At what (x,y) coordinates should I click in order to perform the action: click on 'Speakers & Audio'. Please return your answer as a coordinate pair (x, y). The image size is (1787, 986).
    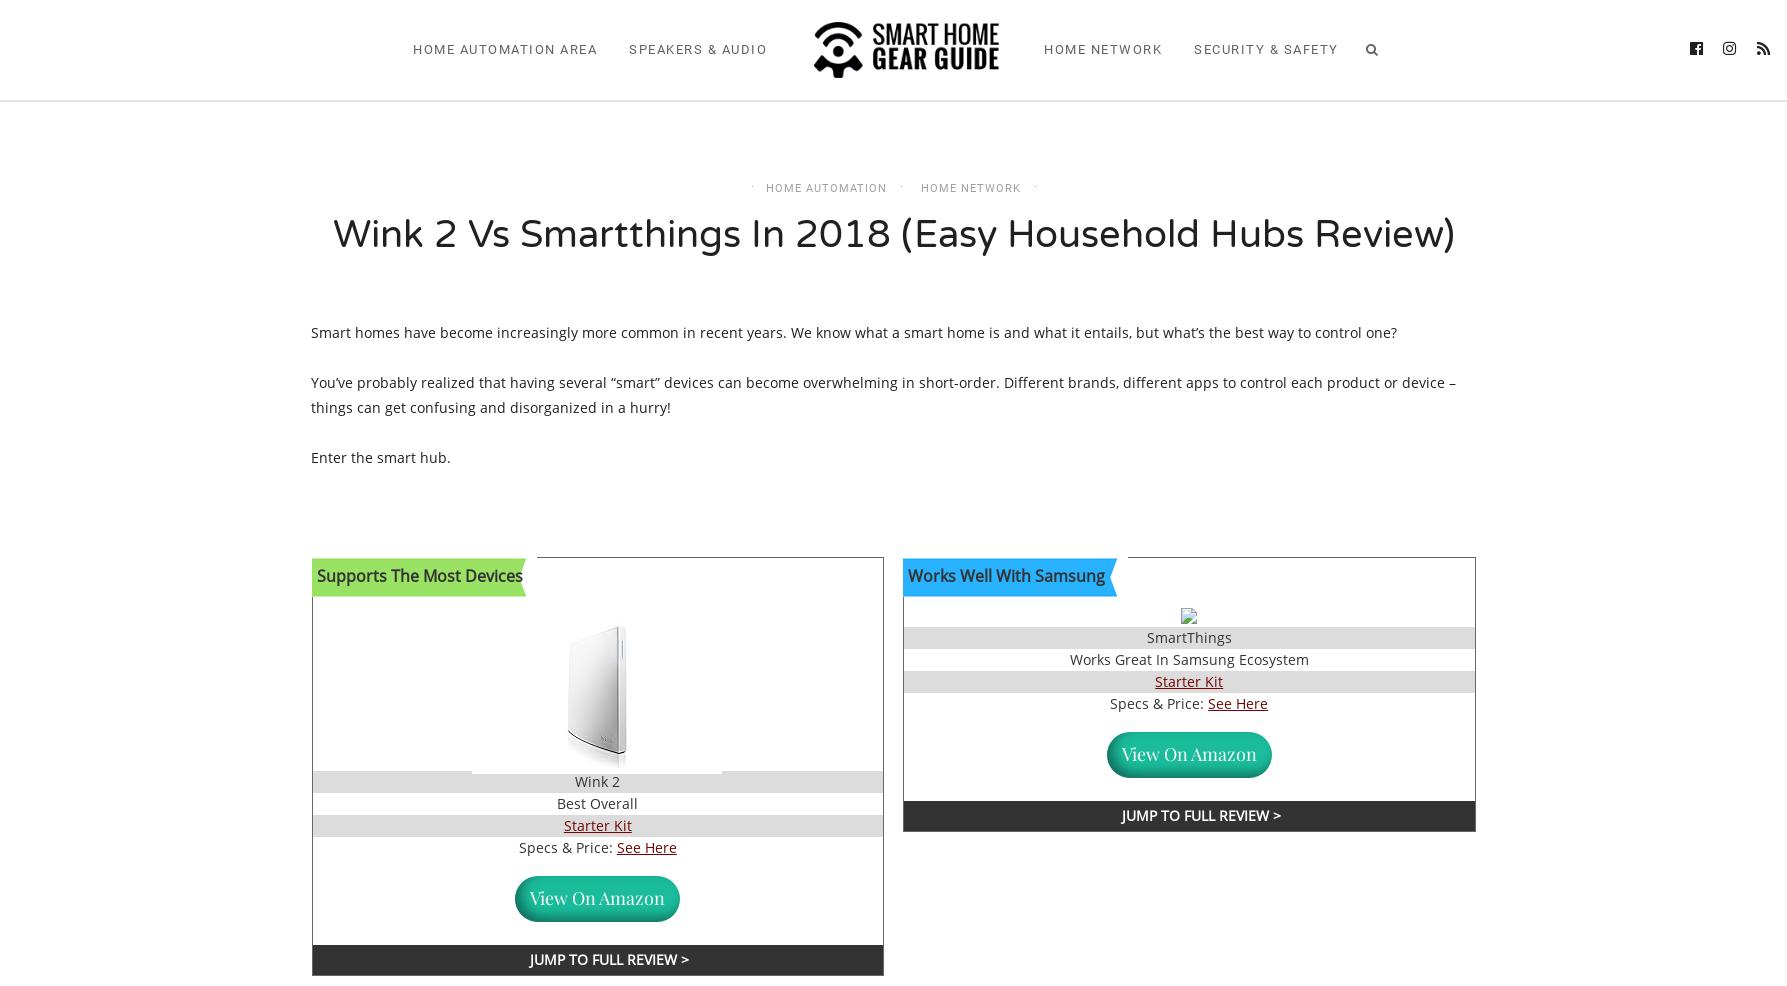
    Looking at the image, I should click on (697, 47).